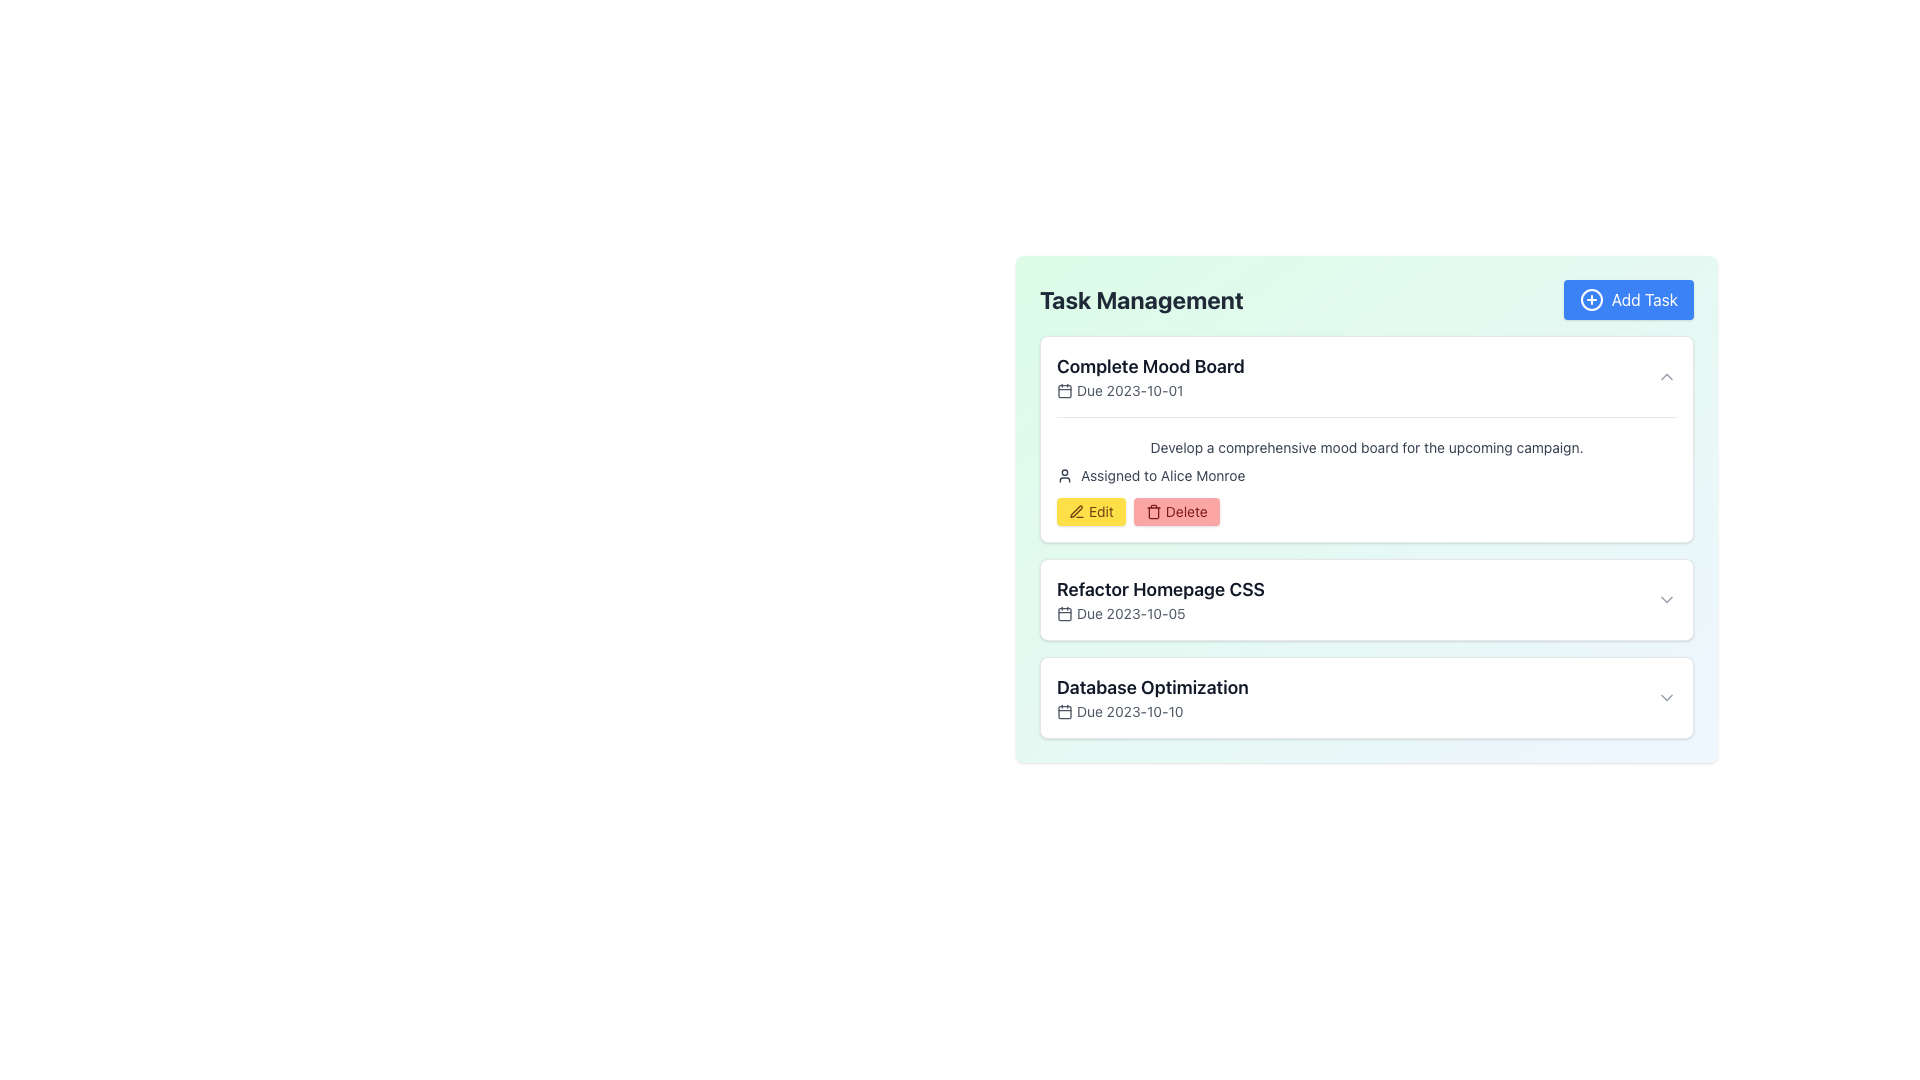 This screenshot has width=1920, height=1080. What do you see at coordinates (1161, 589) in the screenshot?
I see `the title text label in the second task card of the 'Task Management' section, which identifies the specific task clearly` at bounding box center [1161, 589].